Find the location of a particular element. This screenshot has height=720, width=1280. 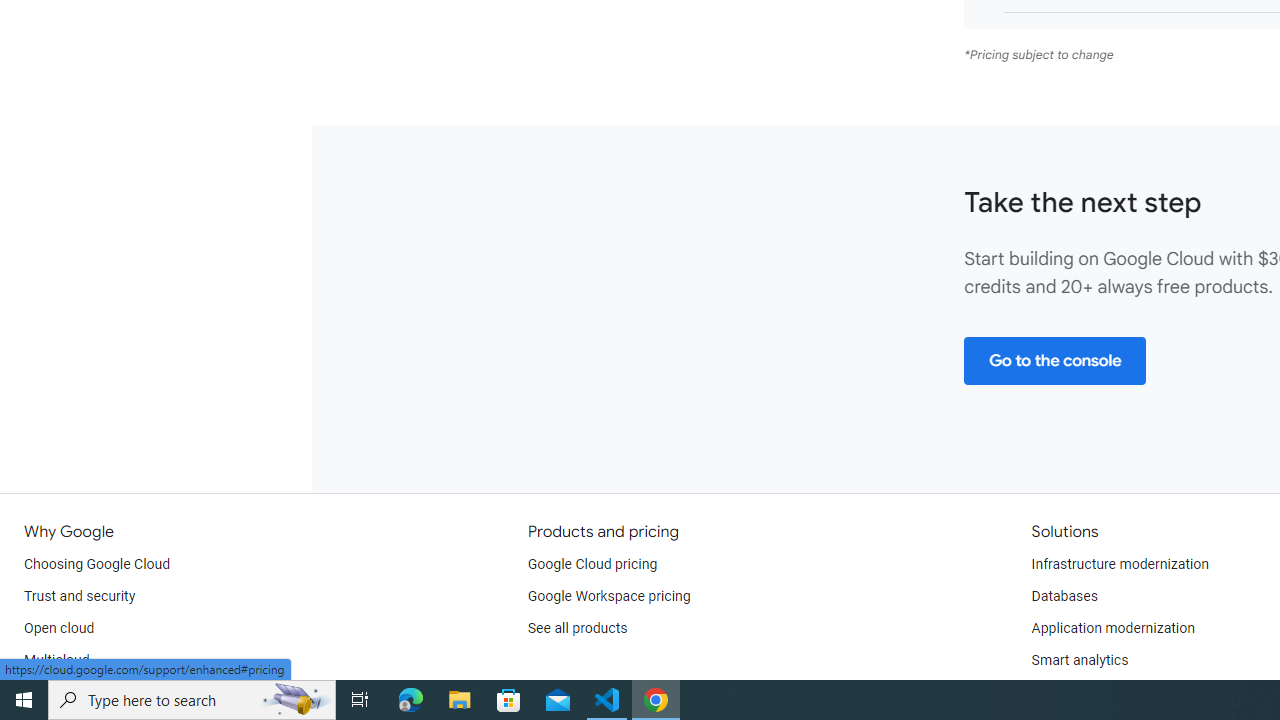

'Artificial Intelligence' is located at coordinates (1093, 691).